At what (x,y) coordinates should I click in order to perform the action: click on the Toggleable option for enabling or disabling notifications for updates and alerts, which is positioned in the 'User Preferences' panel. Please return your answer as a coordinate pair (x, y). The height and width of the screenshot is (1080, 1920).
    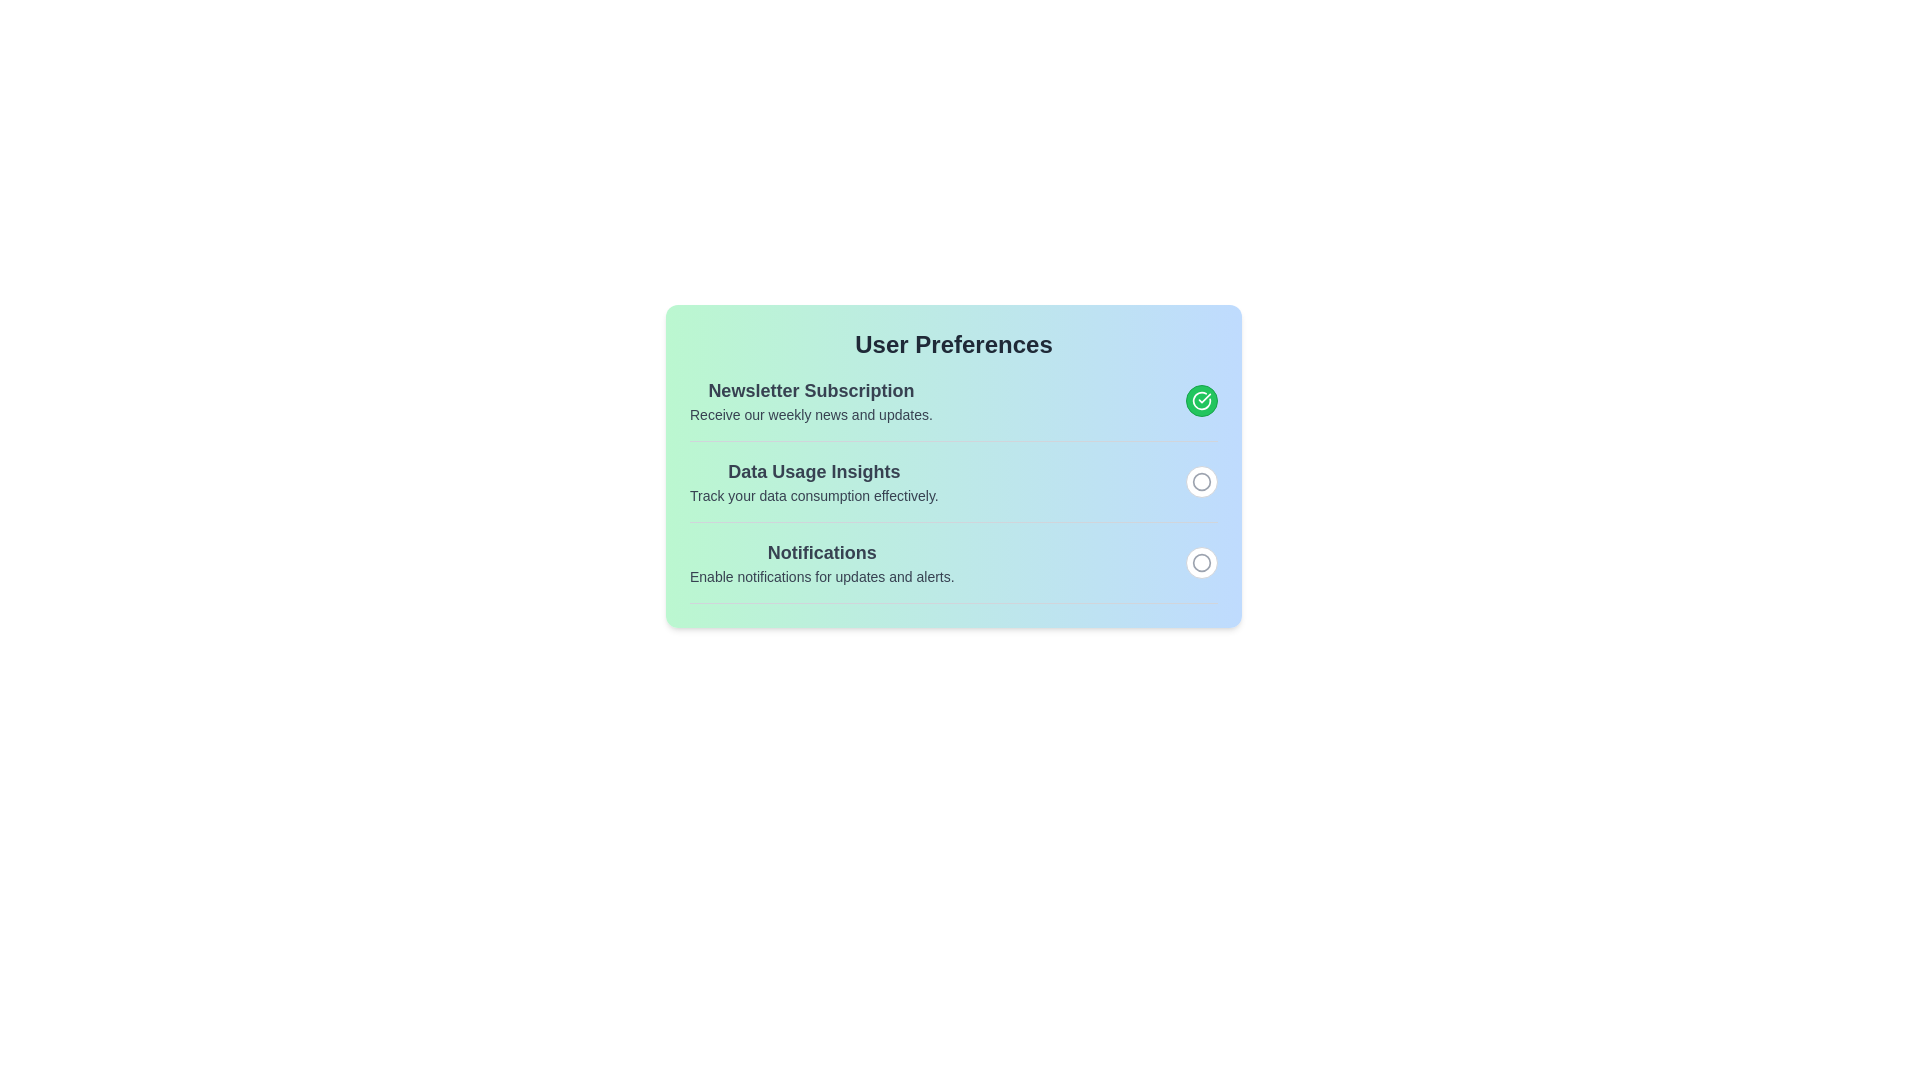
    Looking at the image, I should click on (953, 570).